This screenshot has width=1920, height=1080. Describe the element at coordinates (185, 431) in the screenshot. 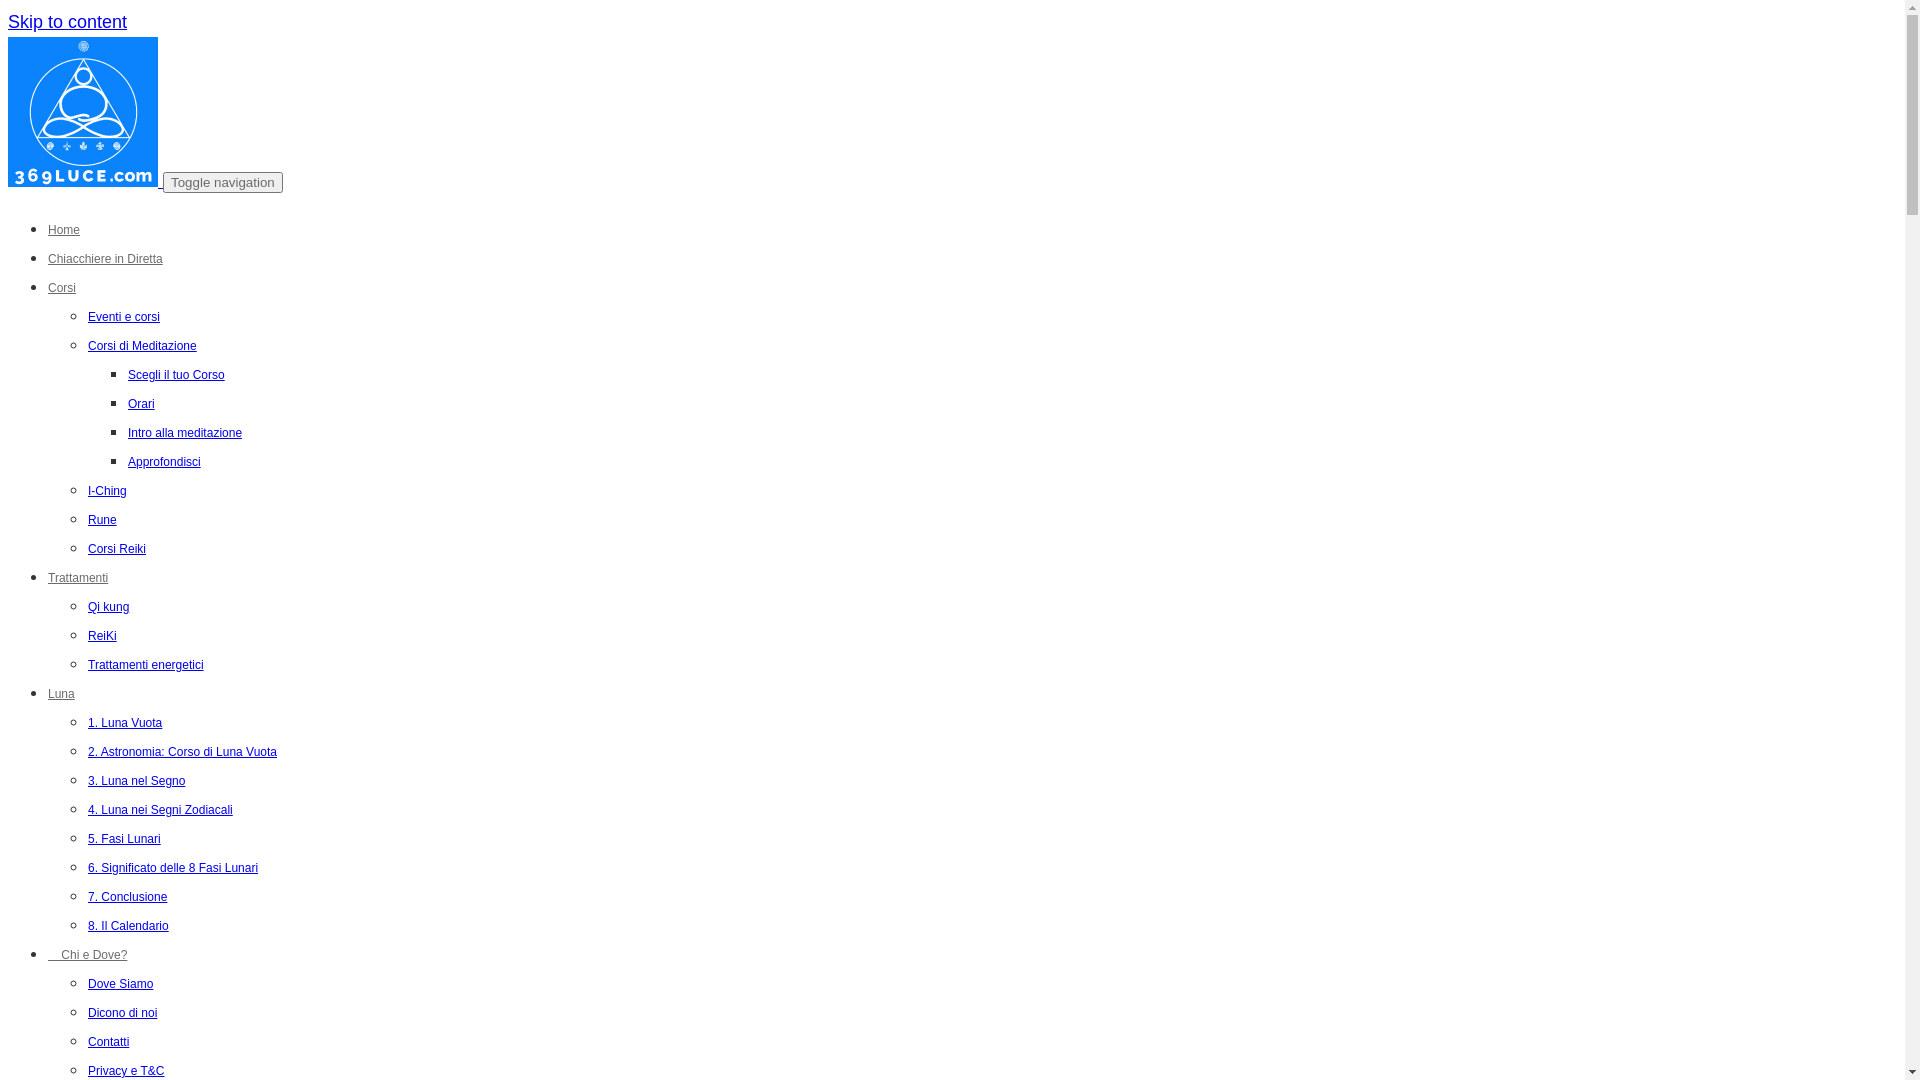

I see `'Intro alla meditazione'` at that location.